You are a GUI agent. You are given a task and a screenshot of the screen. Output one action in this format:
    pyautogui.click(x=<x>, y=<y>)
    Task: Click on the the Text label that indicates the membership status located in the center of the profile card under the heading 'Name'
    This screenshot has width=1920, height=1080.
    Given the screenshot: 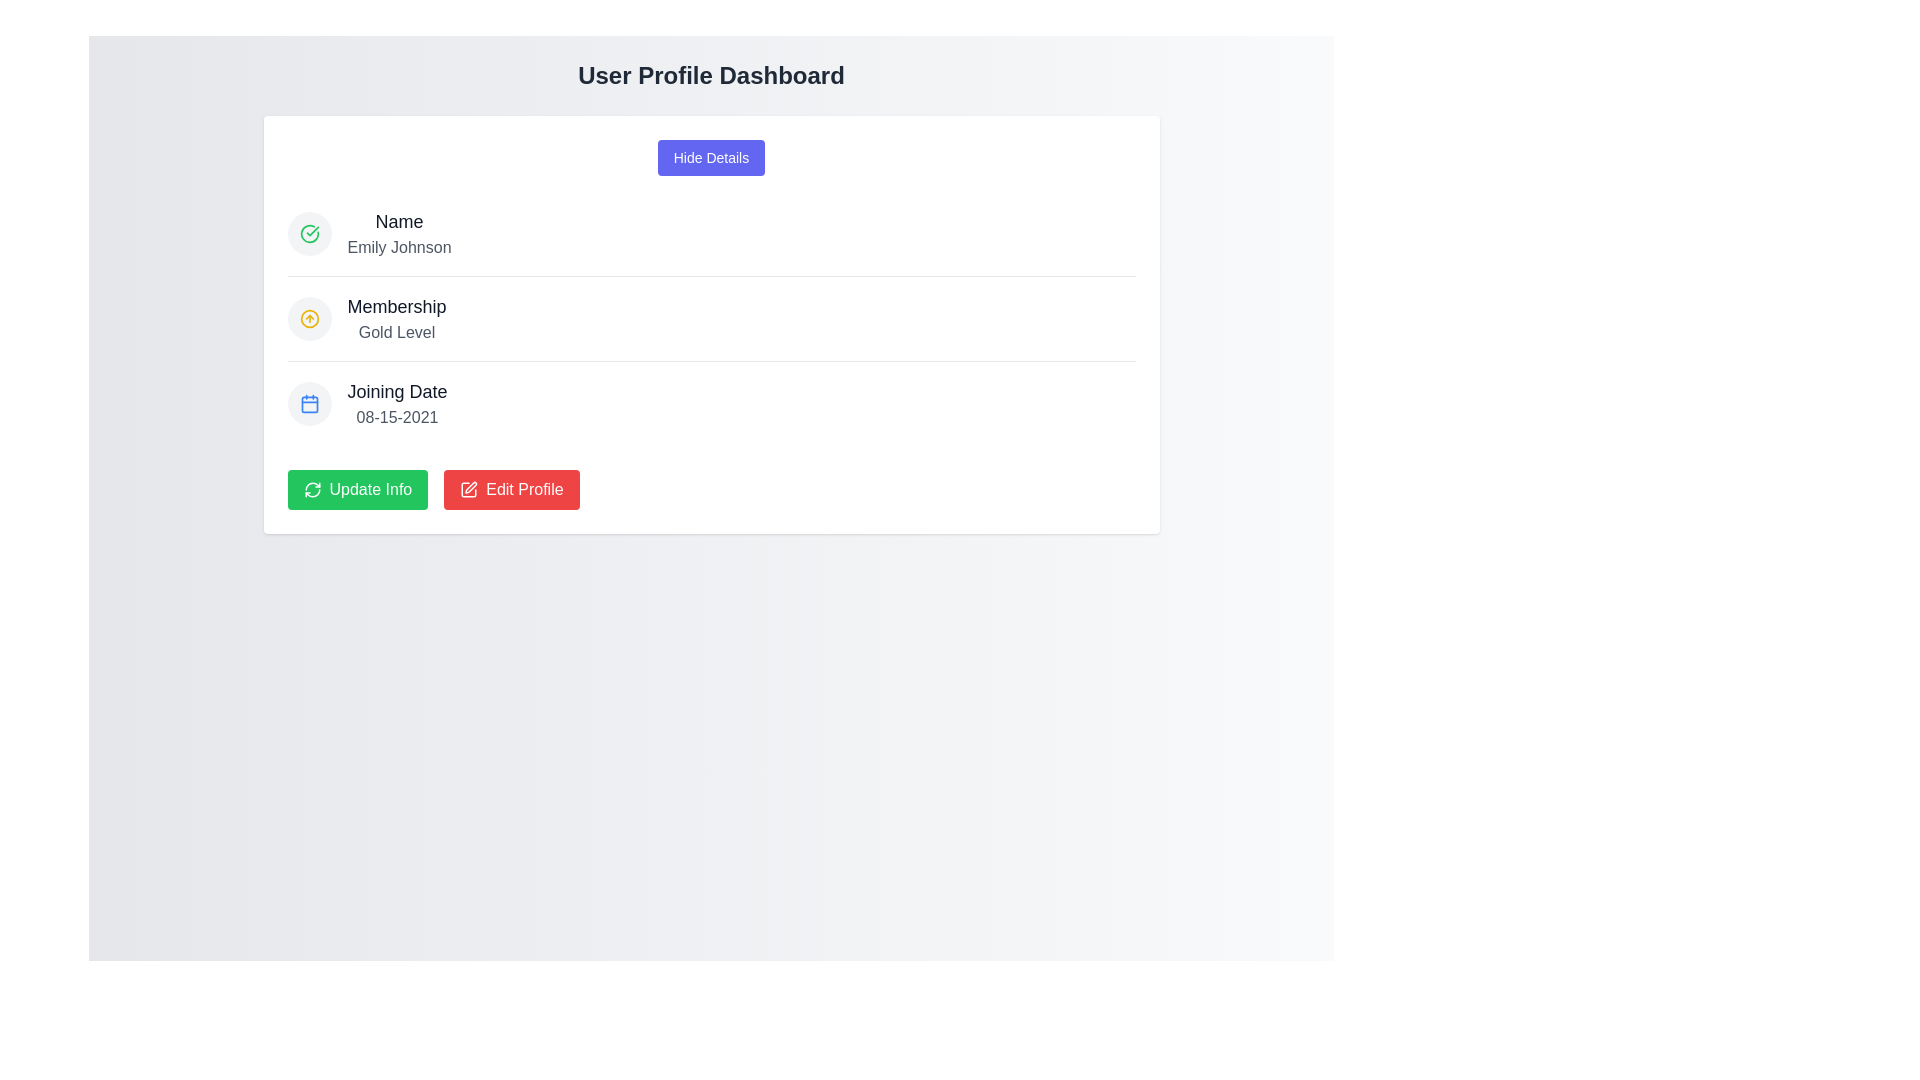 What is the action you would take?
    pyautogui.click(x=397, y=307)
    